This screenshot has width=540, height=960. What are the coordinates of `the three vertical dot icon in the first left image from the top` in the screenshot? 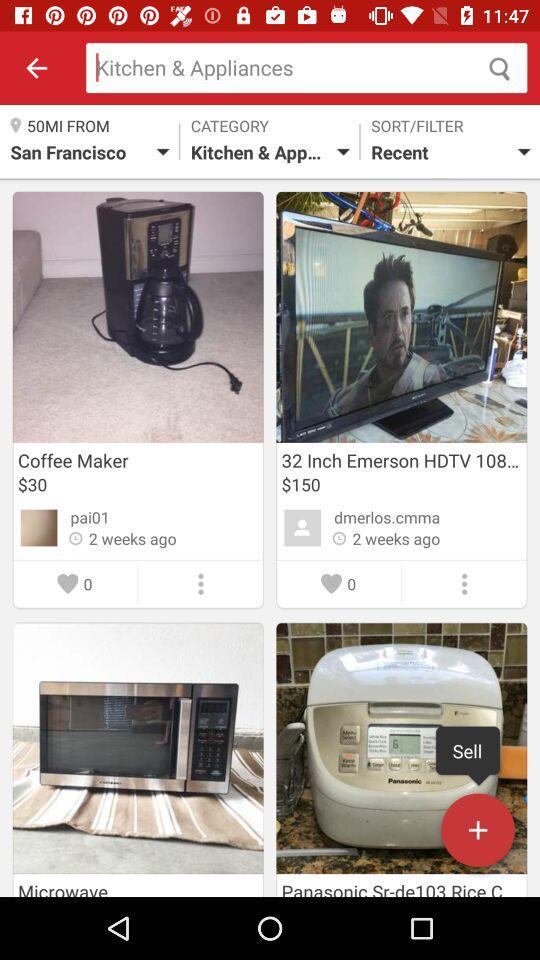 It's located at (200, 584).